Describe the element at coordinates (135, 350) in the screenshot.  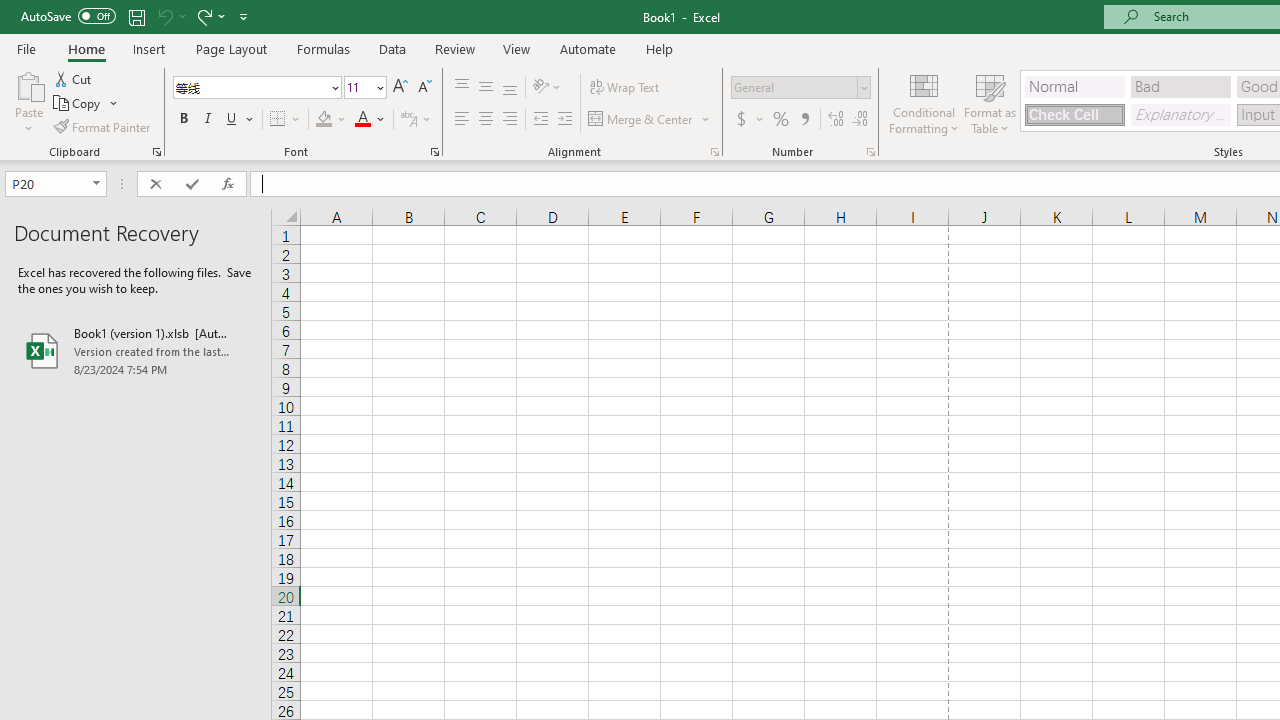
I see `'Book1 (version 1).xlsb  [AutoRecovered]'` at that location.